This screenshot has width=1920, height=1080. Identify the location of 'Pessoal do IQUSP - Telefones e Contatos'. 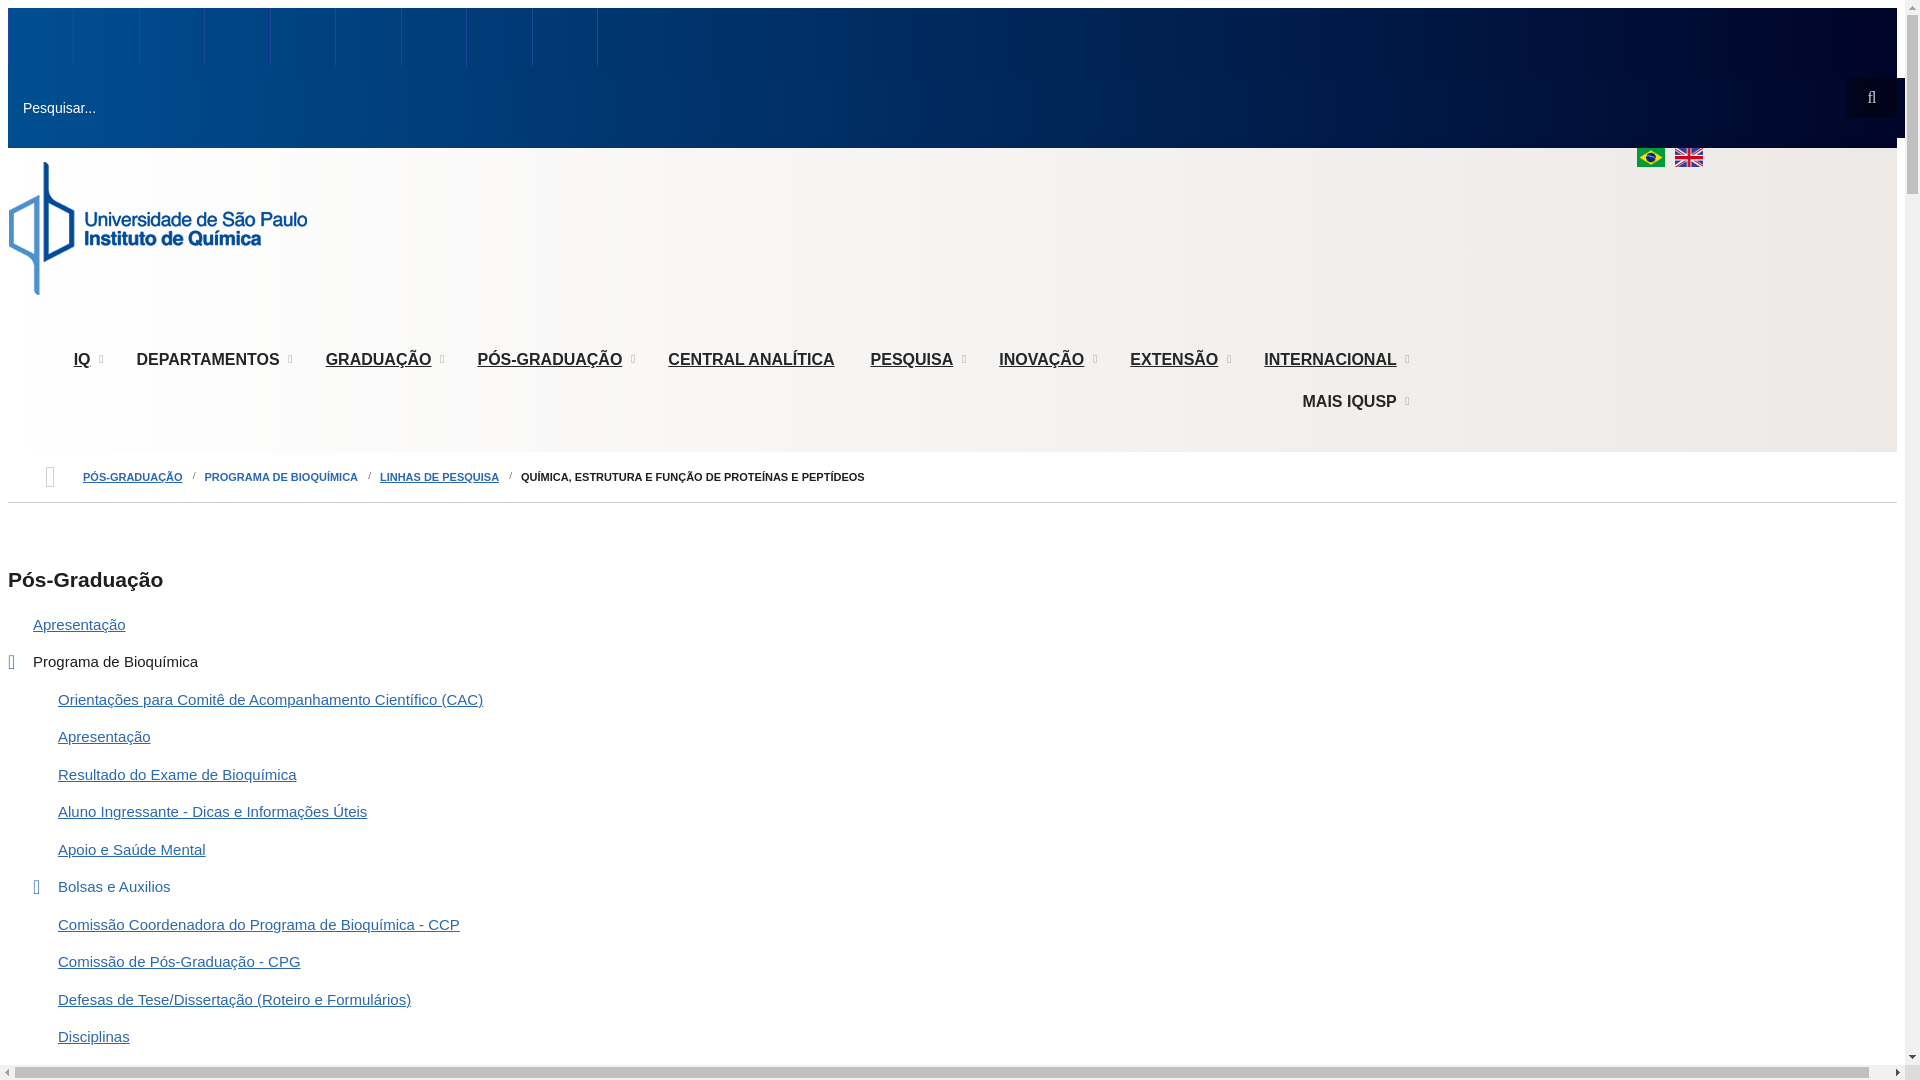
(104, 38).